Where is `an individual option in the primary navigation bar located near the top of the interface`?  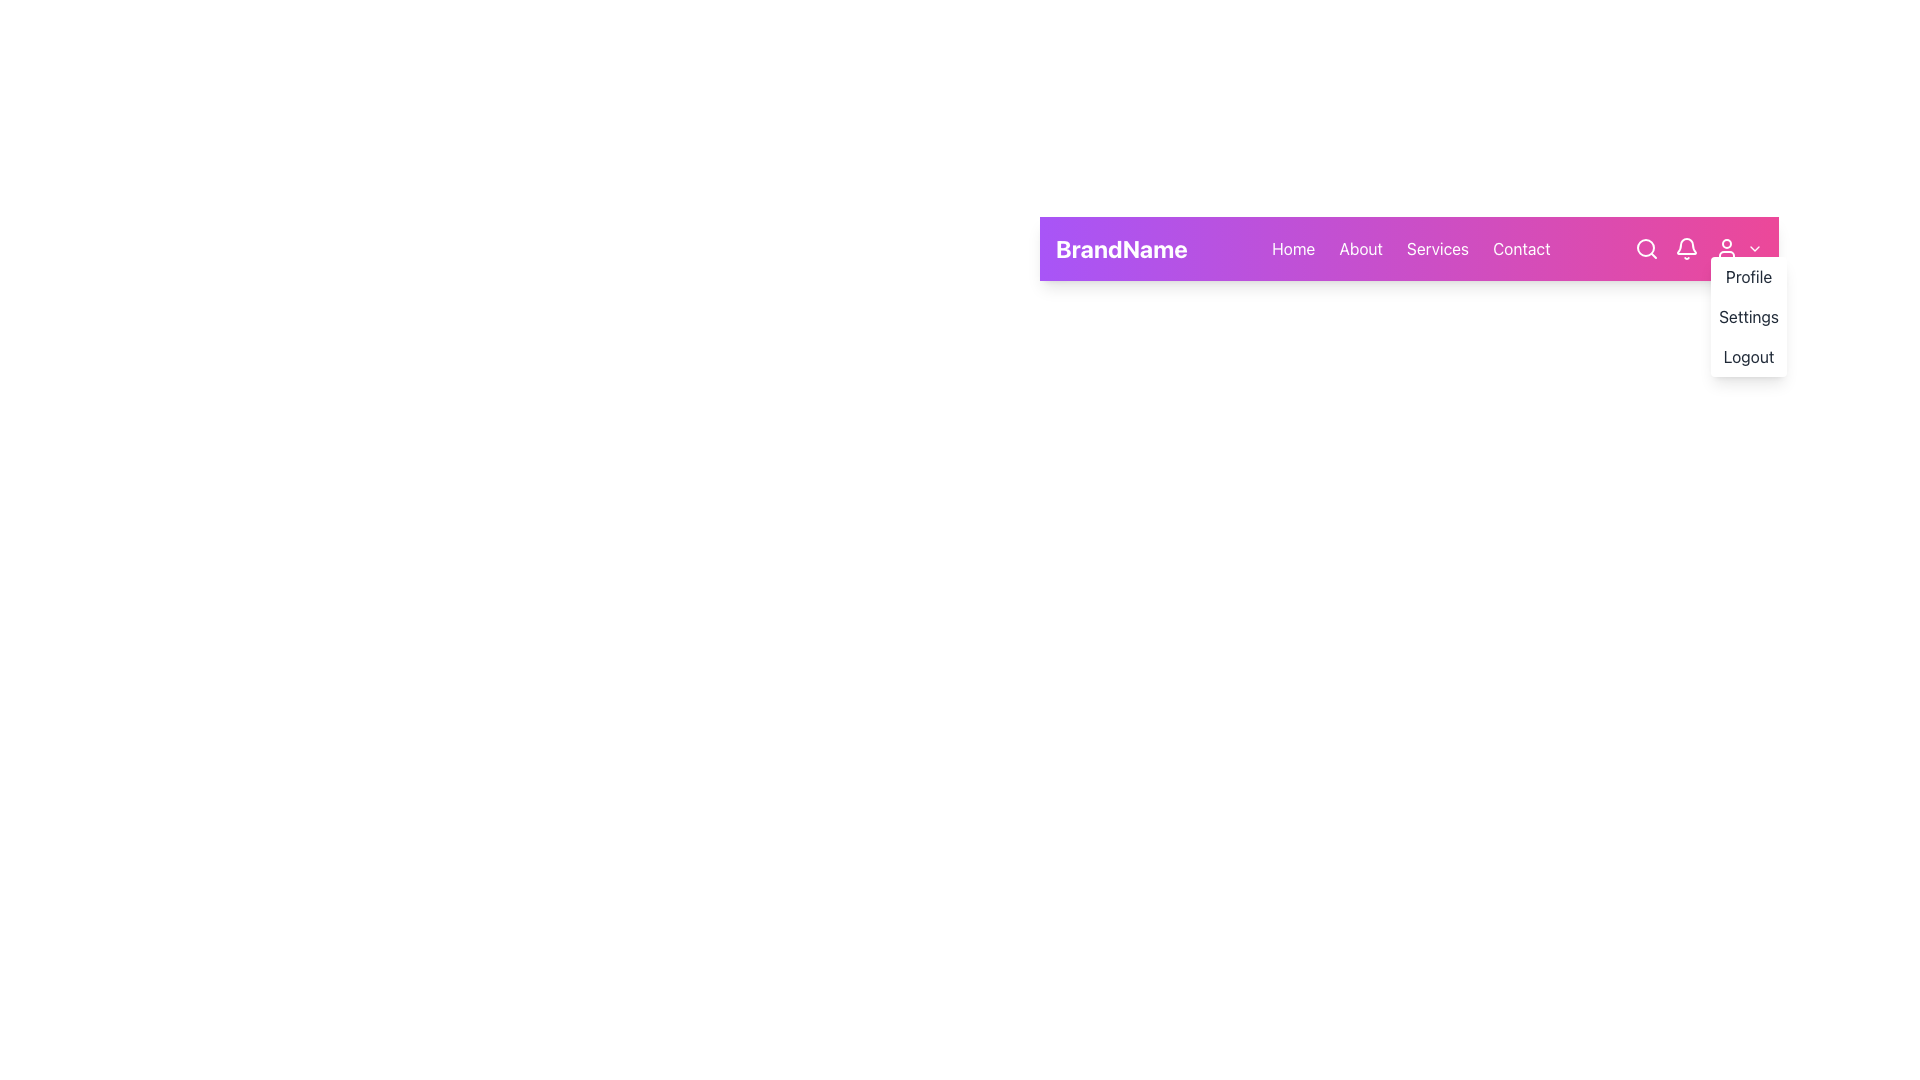
an individual option in the primary navigation bar located near the top of the interface is located at coordinates (1408, 248).